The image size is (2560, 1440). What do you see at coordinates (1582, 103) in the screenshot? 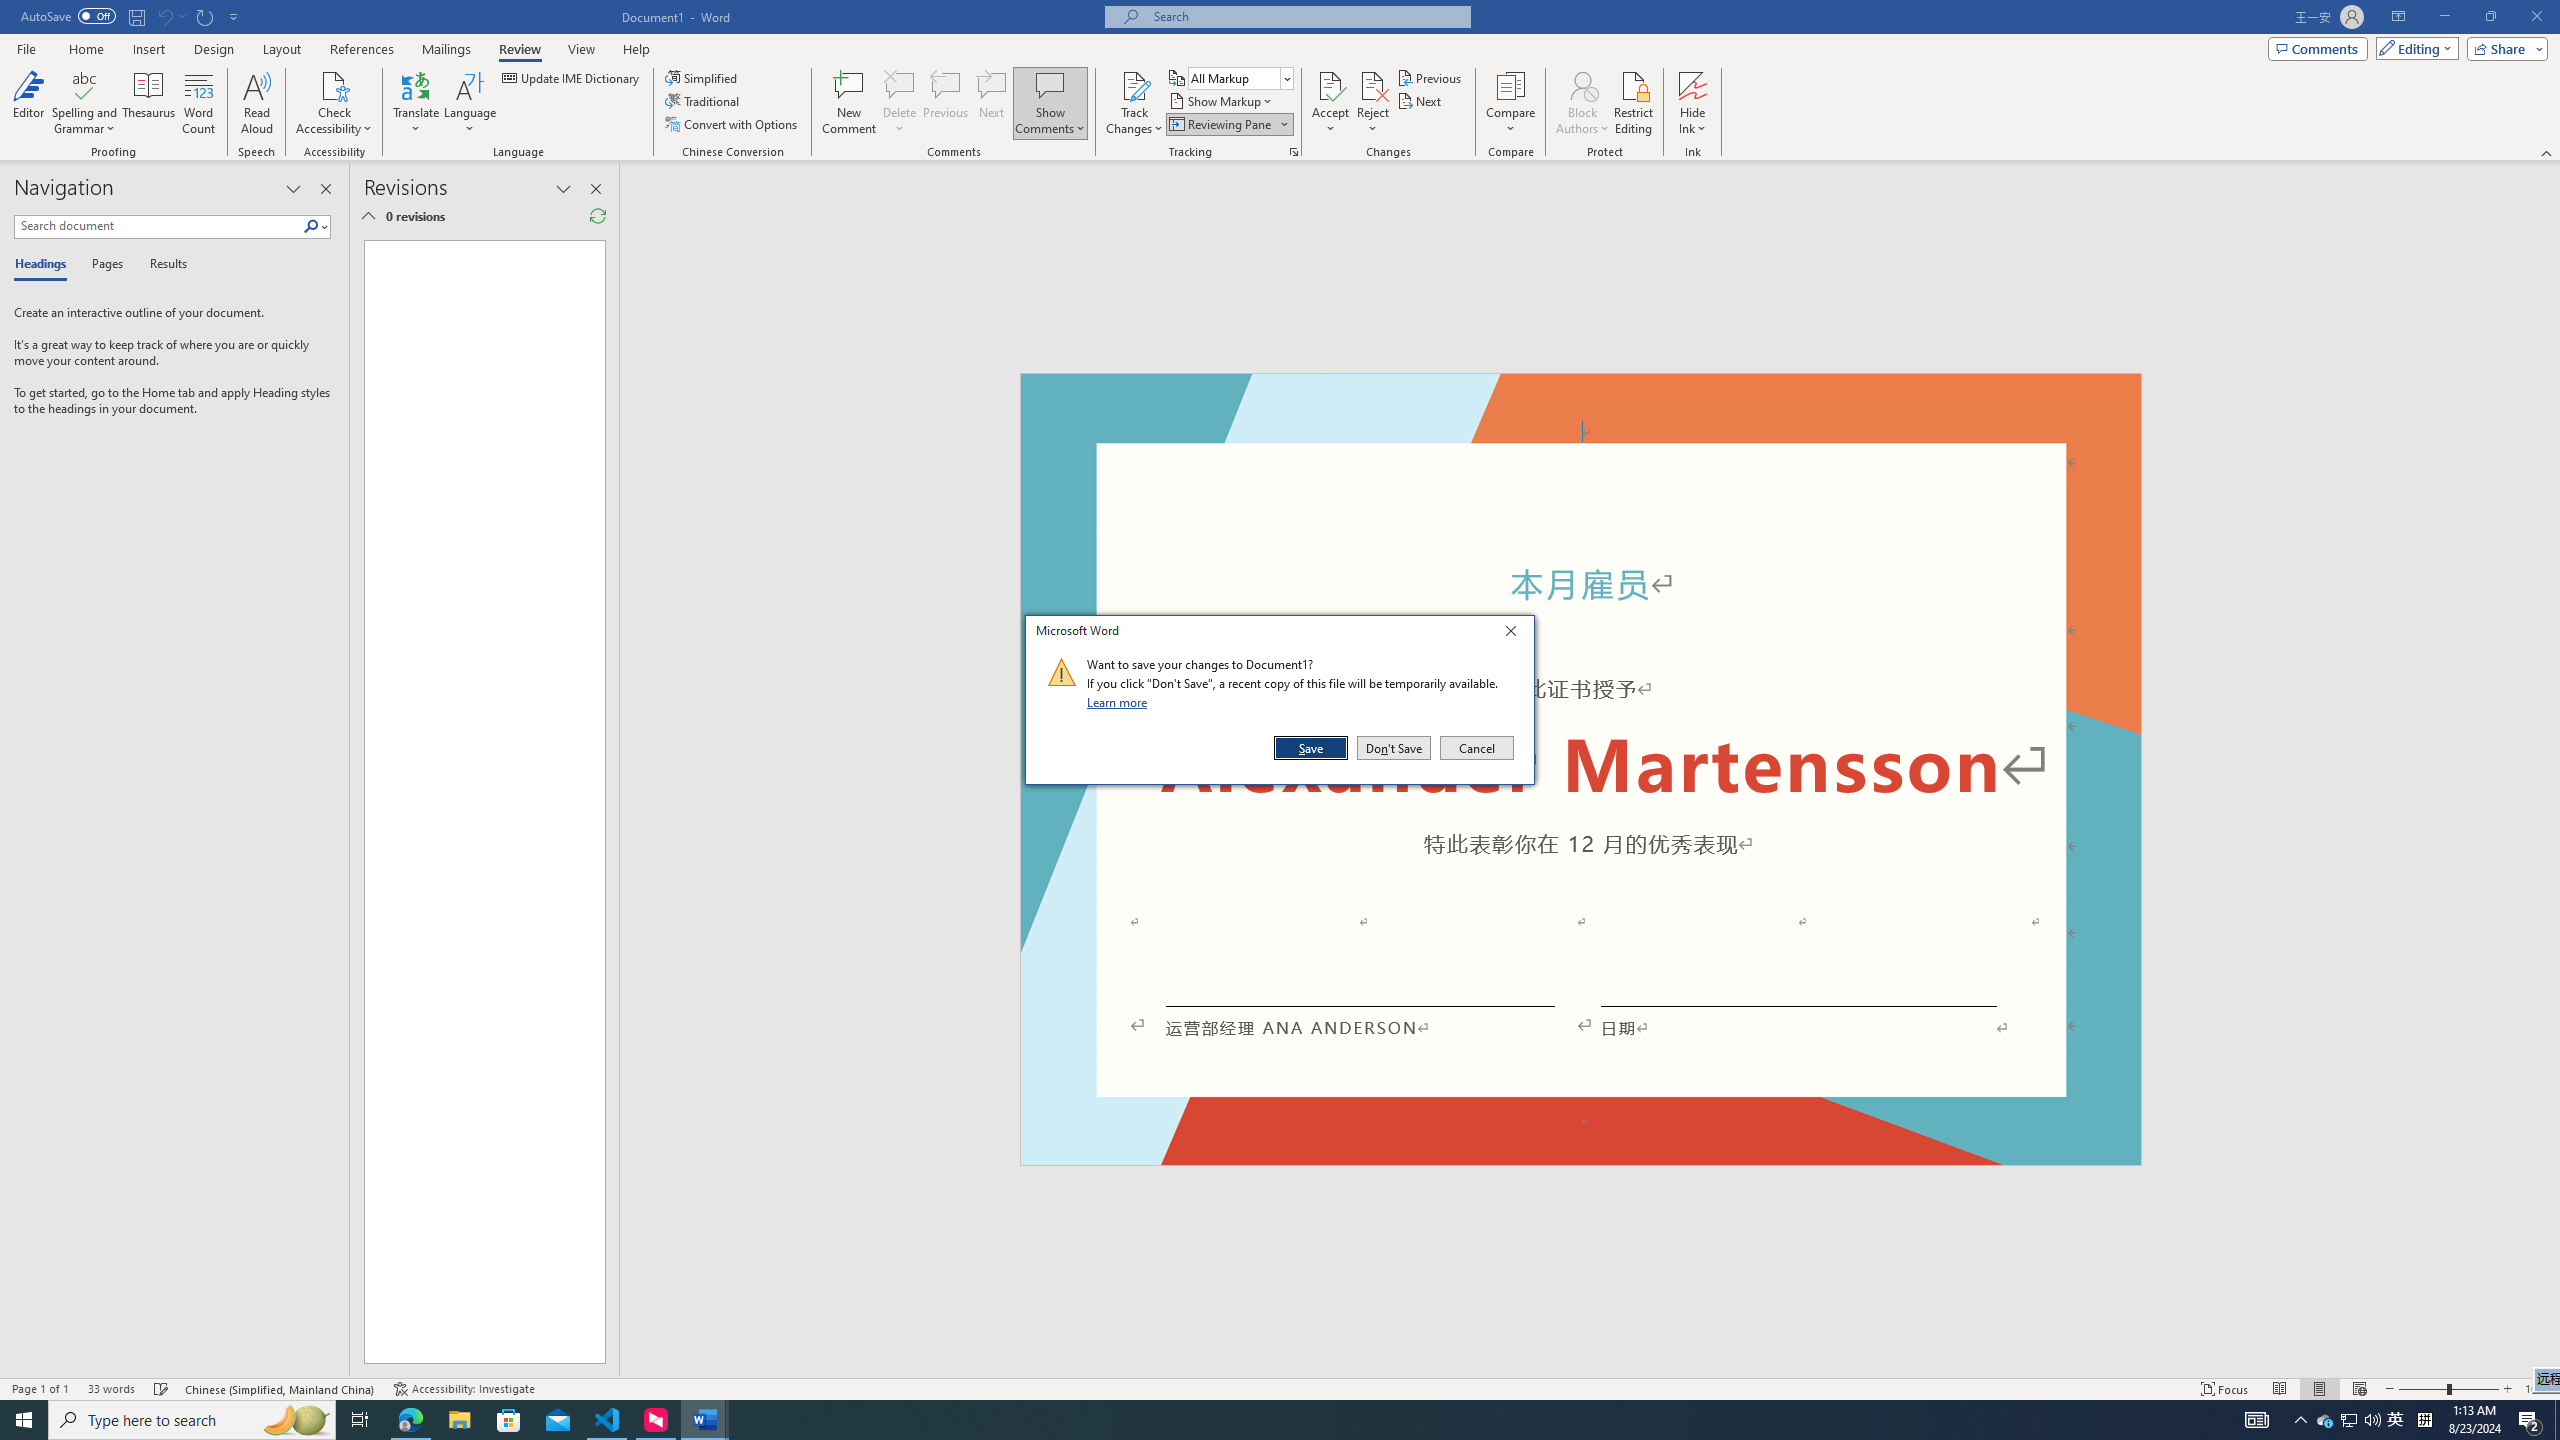
I see `'Block Authors'` at bounding box center [1582, 103].